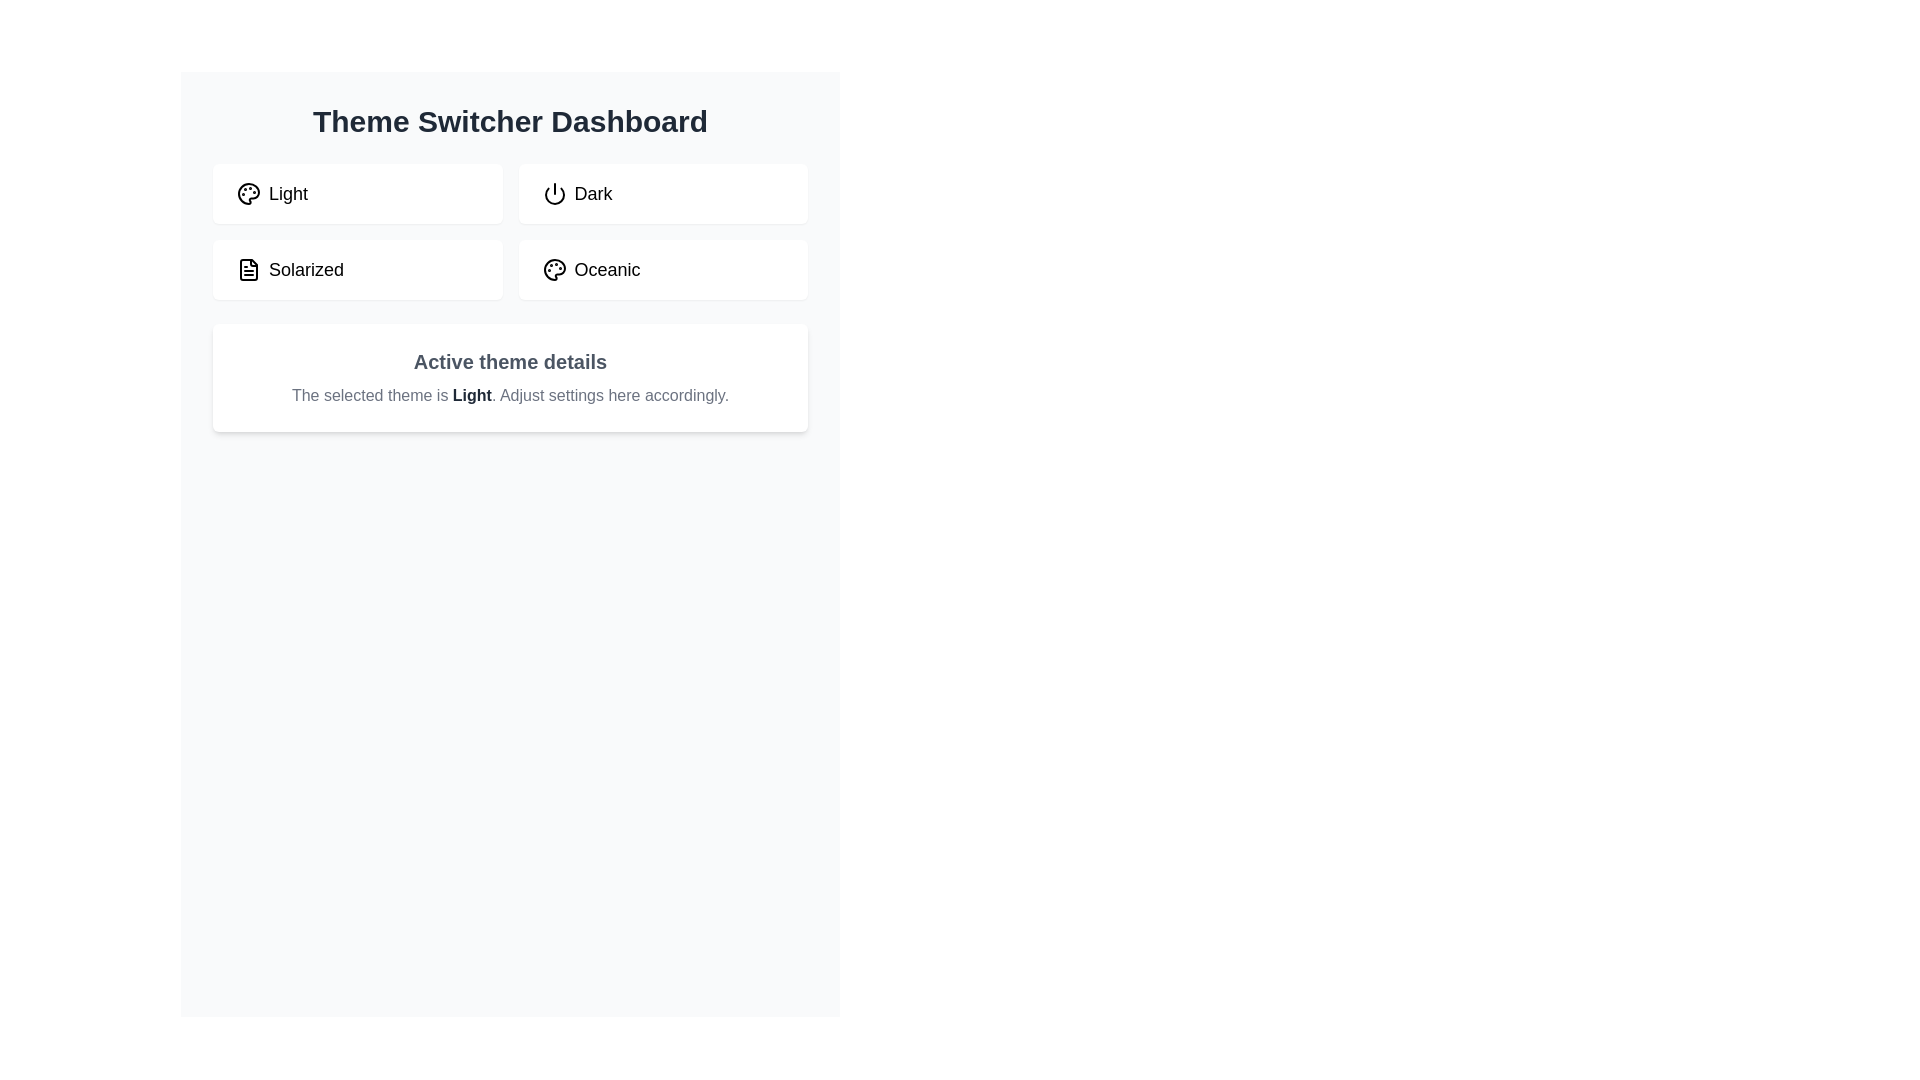  I want to click on the document or file icon styled in monochrome outline within the 'Solarized' button in the theme options grid, so click(248, 270).